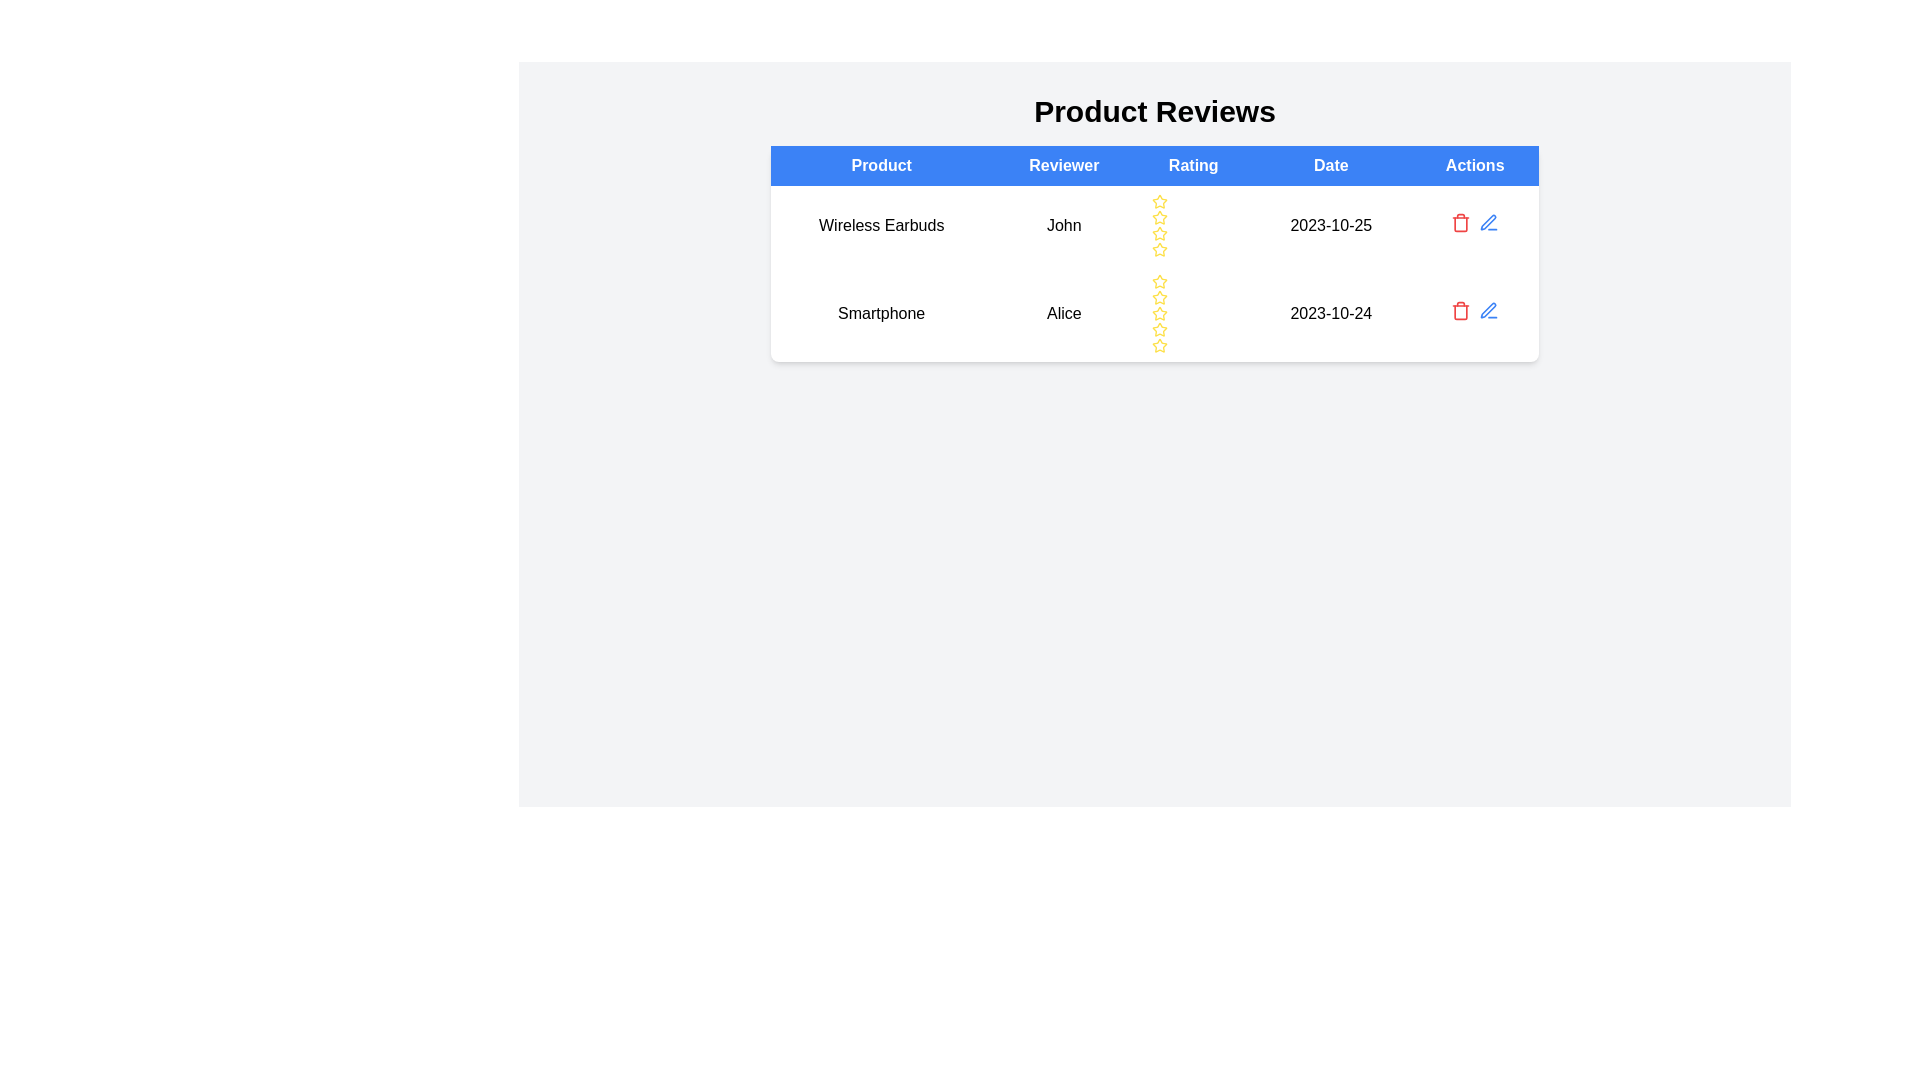 This screenshot has width=1920, height=1080. I want to click on the last yellow star icon in the rating row for John in the 'Wireless Earbuds' product reviews table, located in the 'Rating' column, so click(1160, 249).